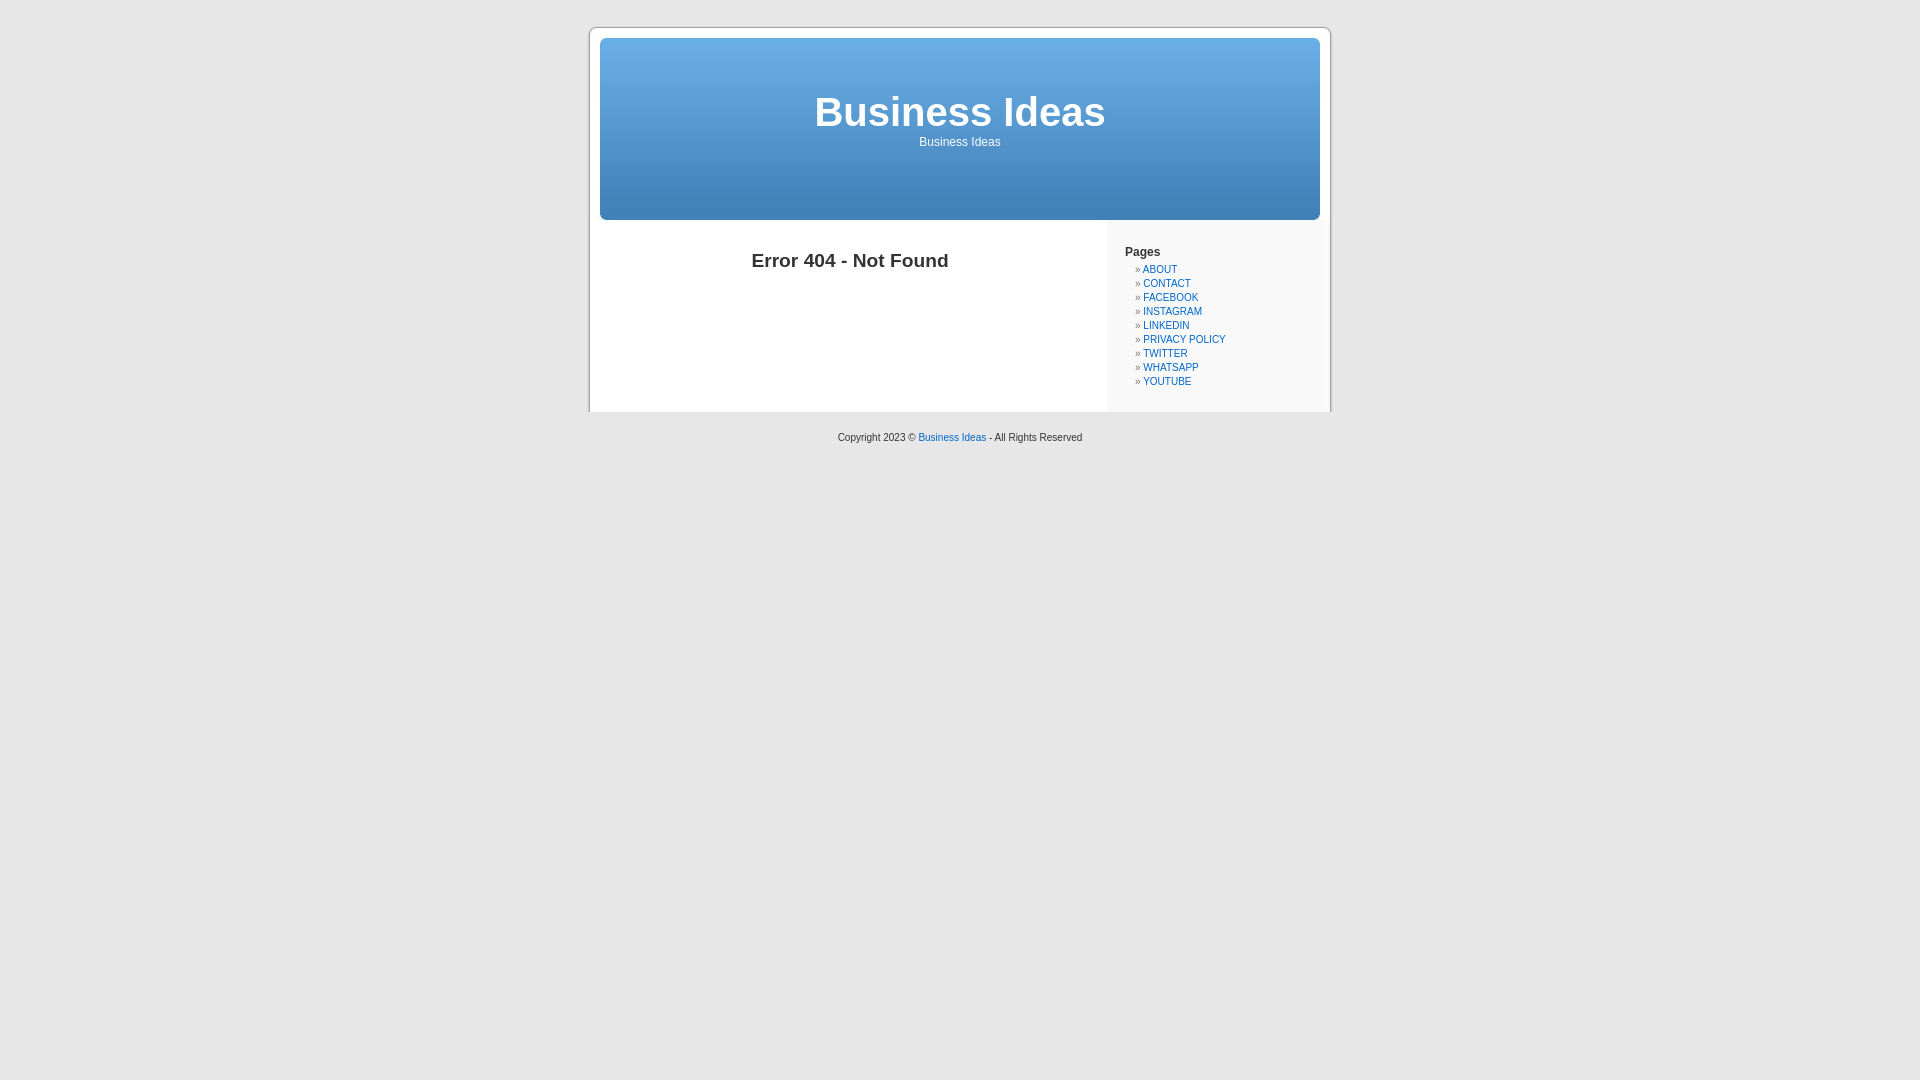 The width and height of the screenshot is (1920, 1080). I want to click on 'WHATSAPP', so click(1170, 367).